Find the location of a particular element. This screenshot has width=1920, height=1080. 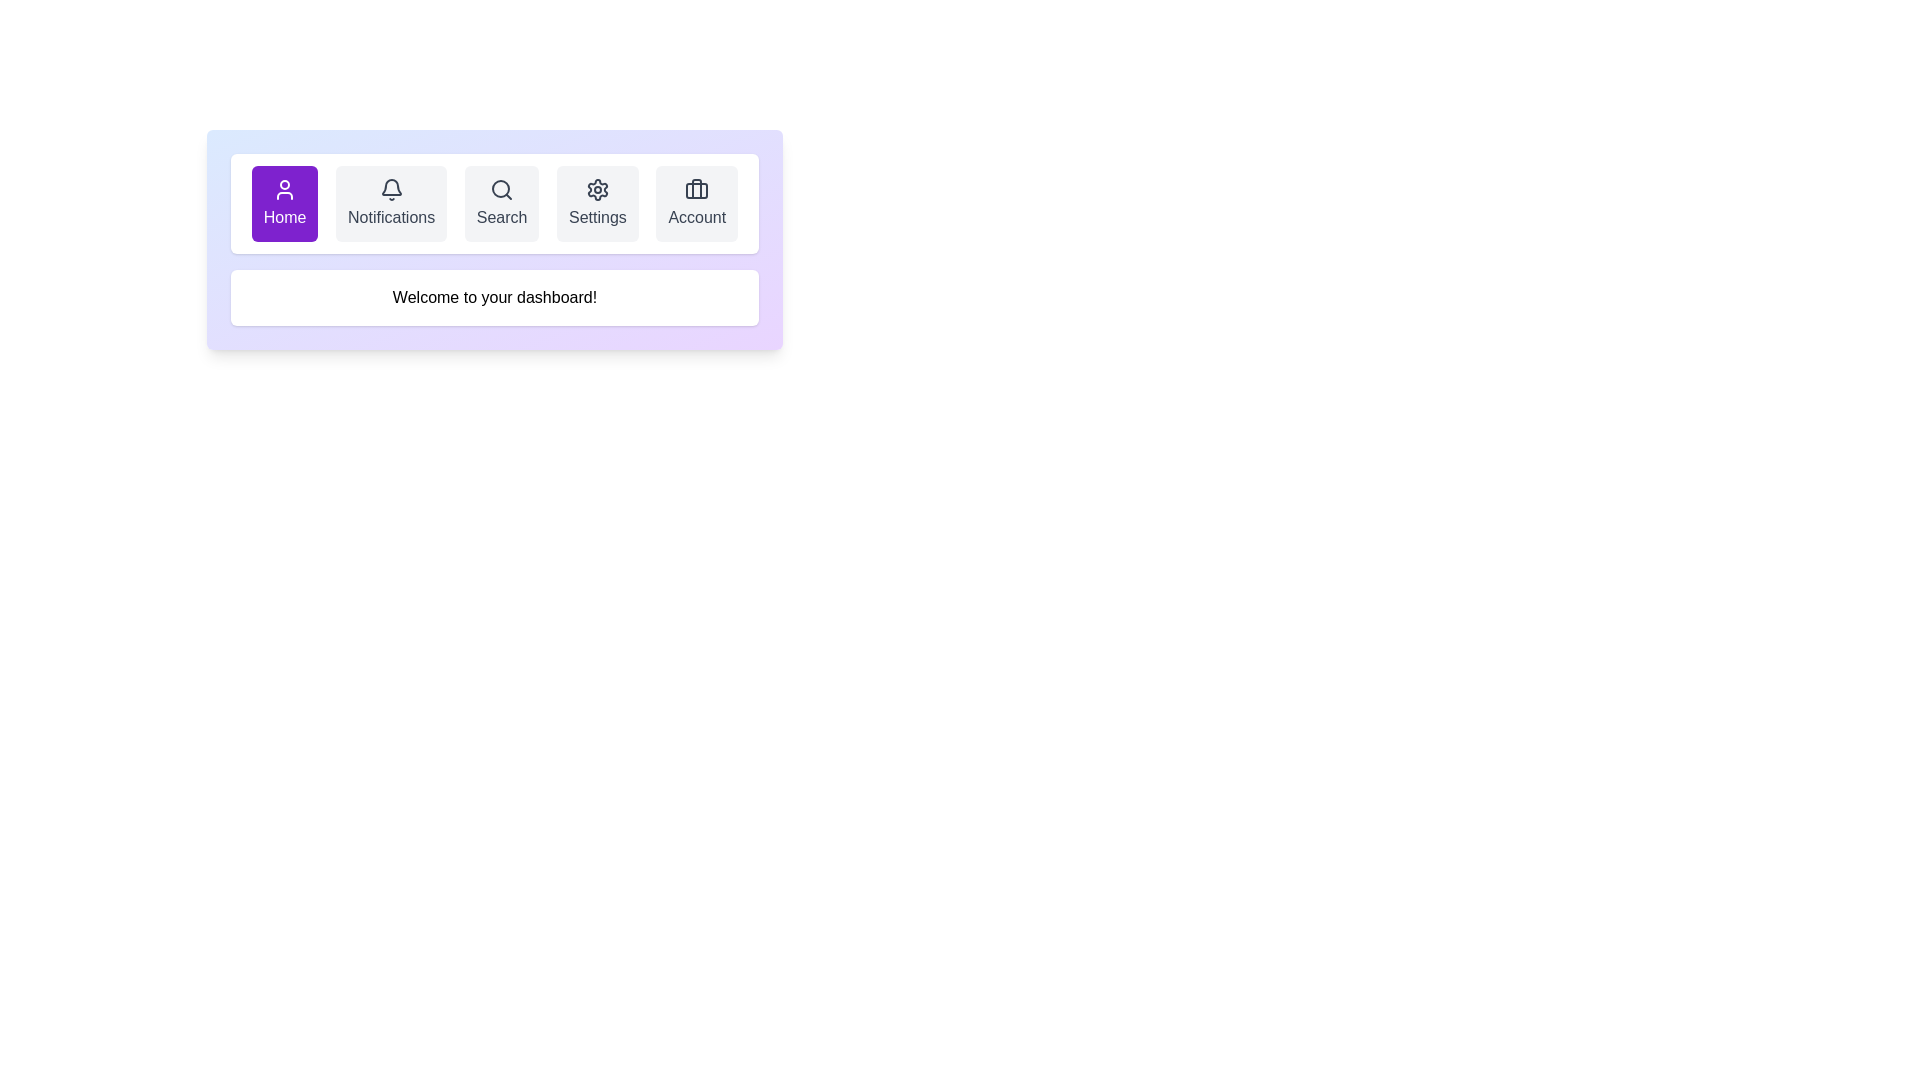

the search icon represented by a magnifying glass is located at coordinates (502, 189).